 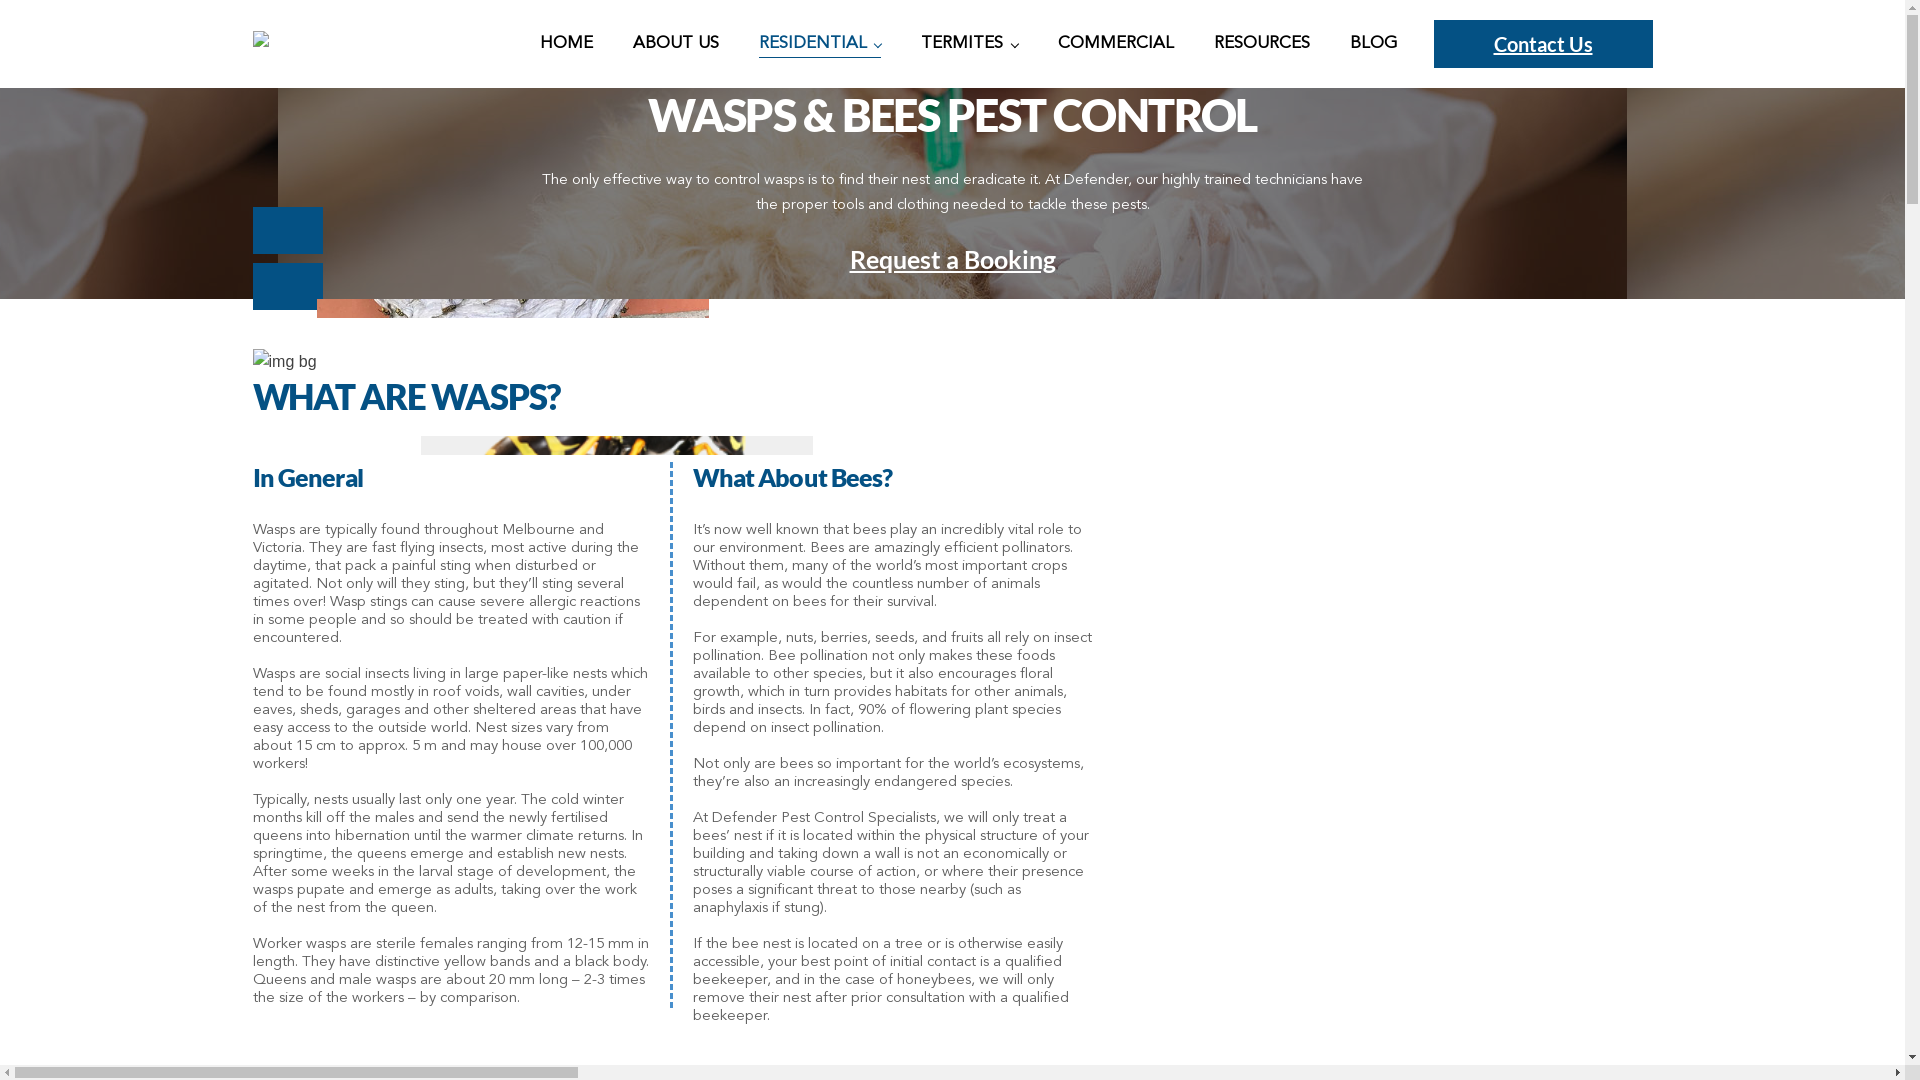 I want to click on 'TERMITES', so click(x=920, y=43).